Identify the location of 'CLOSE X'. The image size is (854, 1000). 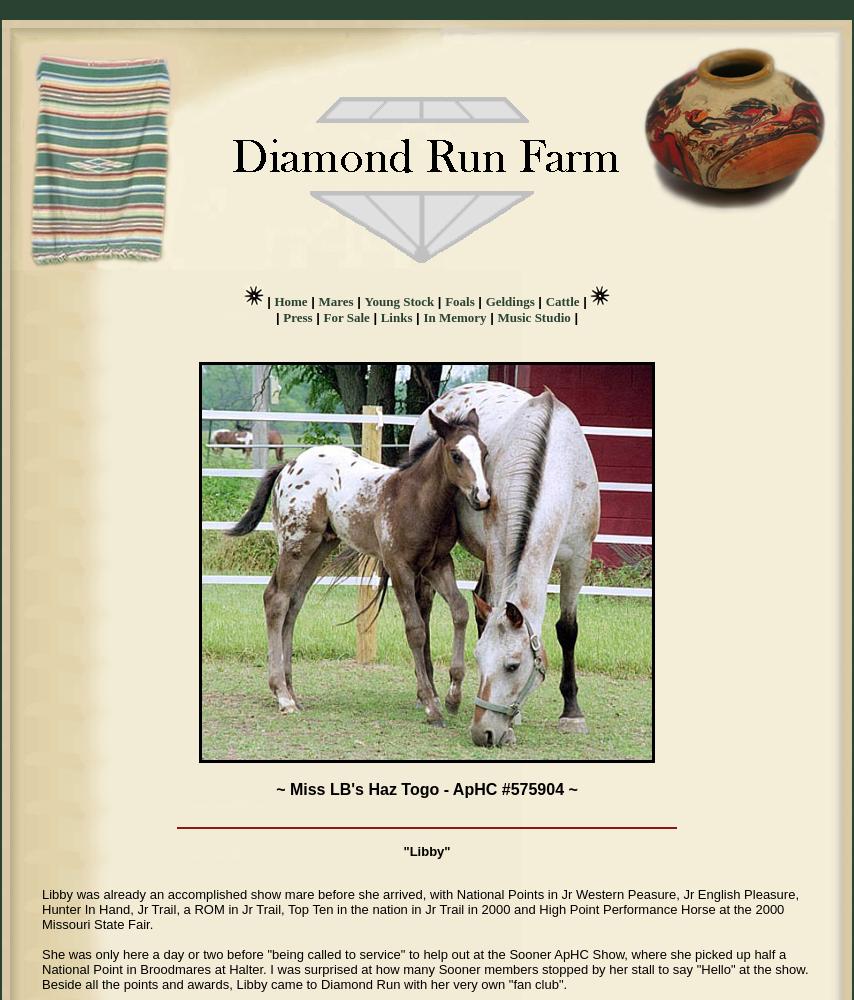
(61, 23).